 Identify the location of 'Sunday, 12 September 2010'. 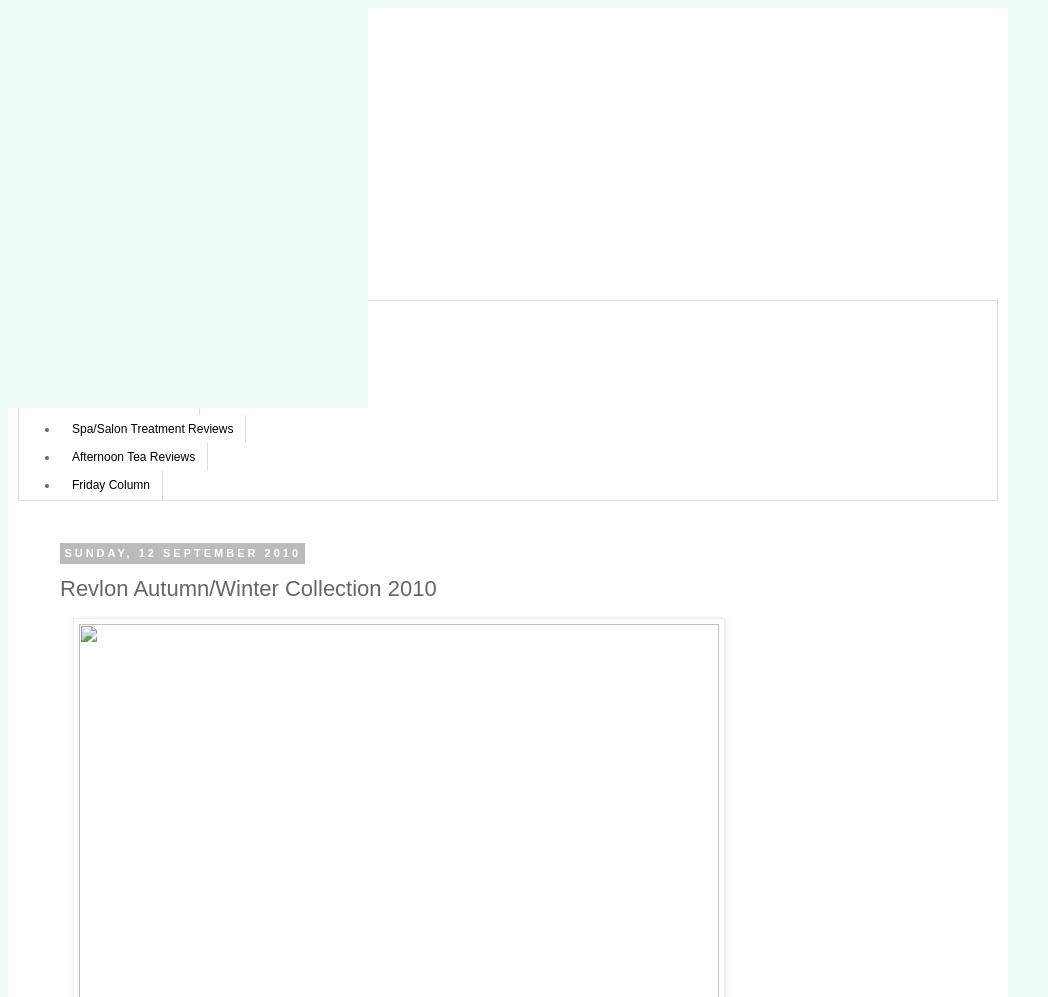
(181, 553).